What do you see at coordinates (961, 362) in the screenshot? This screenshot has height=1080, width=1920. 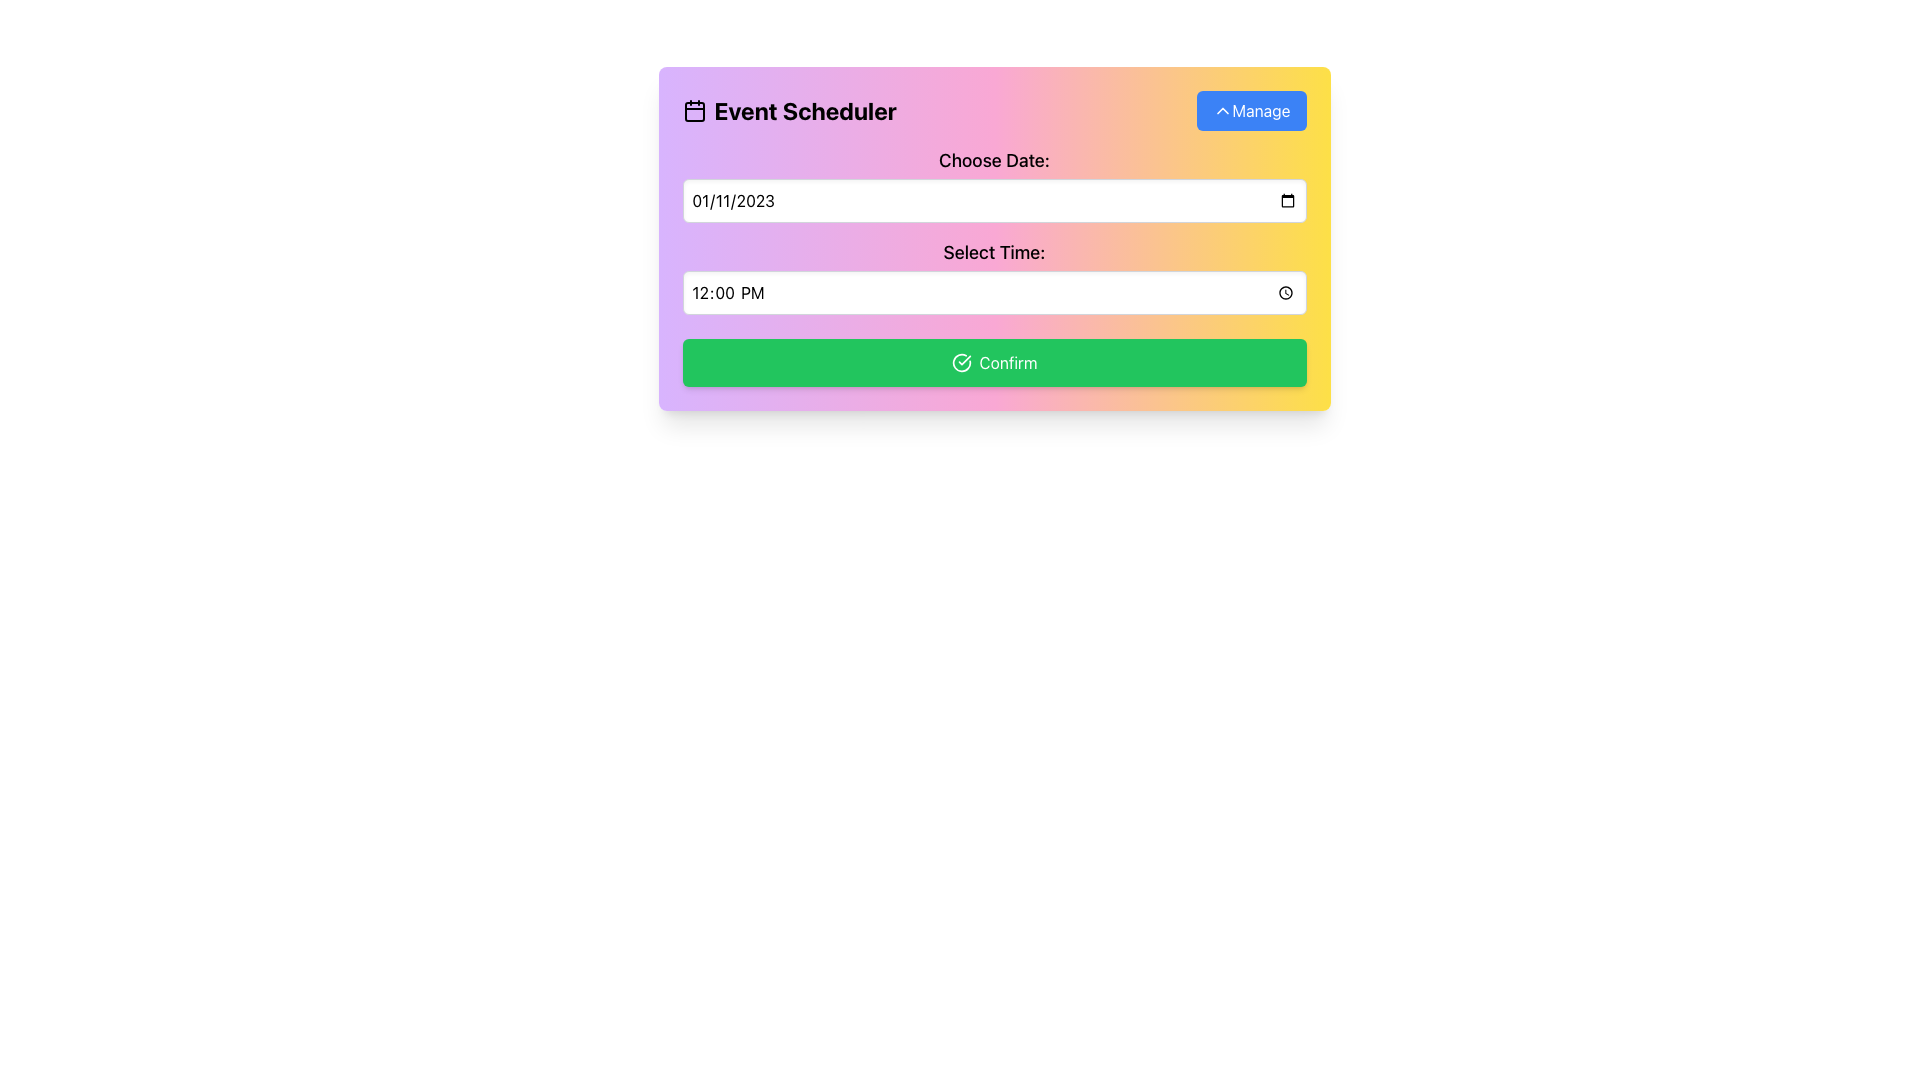 I see `the functionality of the confirmation icon located inside the 'Confirm' button at the bottom of the layout` at bounding box center [961, 362].